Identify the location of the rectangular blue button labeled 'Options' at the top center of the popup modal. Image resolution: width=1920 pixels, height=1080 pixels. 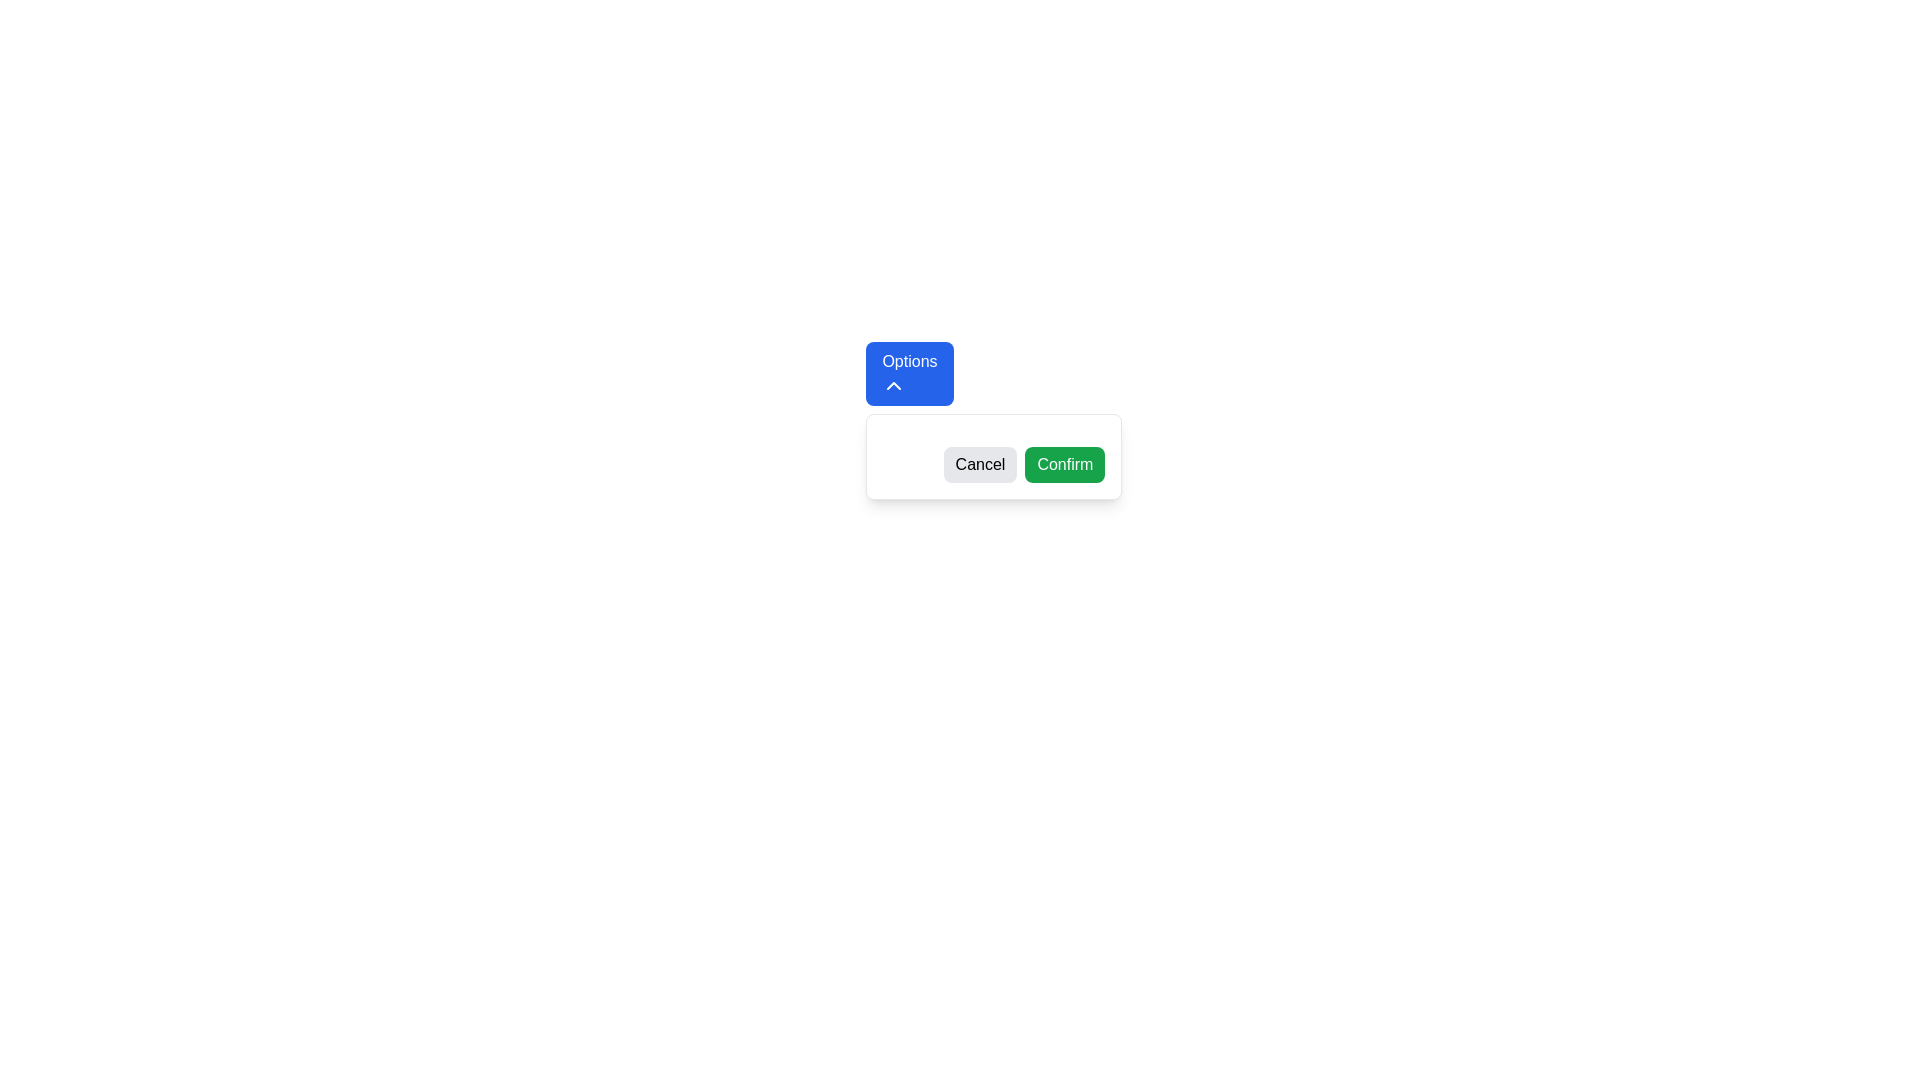
(909, 374).